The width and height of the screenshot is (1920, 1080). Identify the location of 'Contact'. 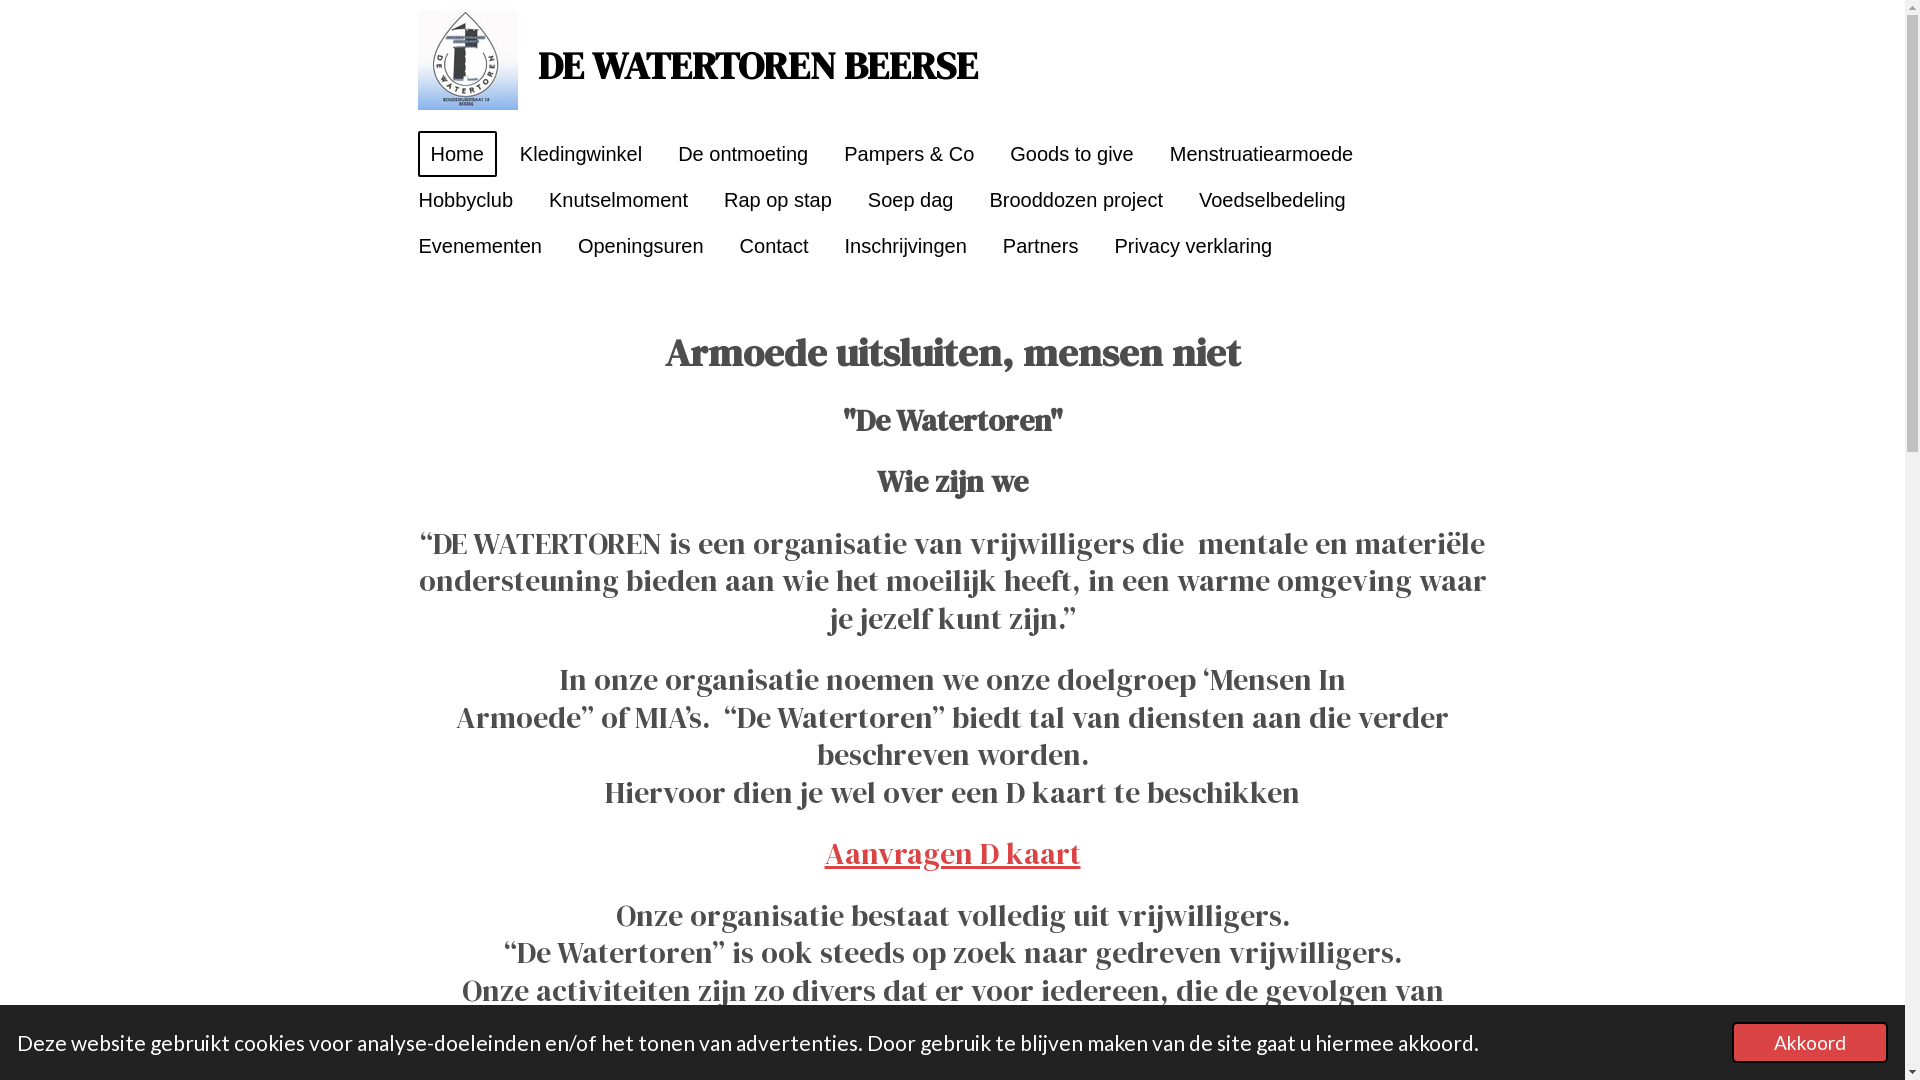
(773, 245).